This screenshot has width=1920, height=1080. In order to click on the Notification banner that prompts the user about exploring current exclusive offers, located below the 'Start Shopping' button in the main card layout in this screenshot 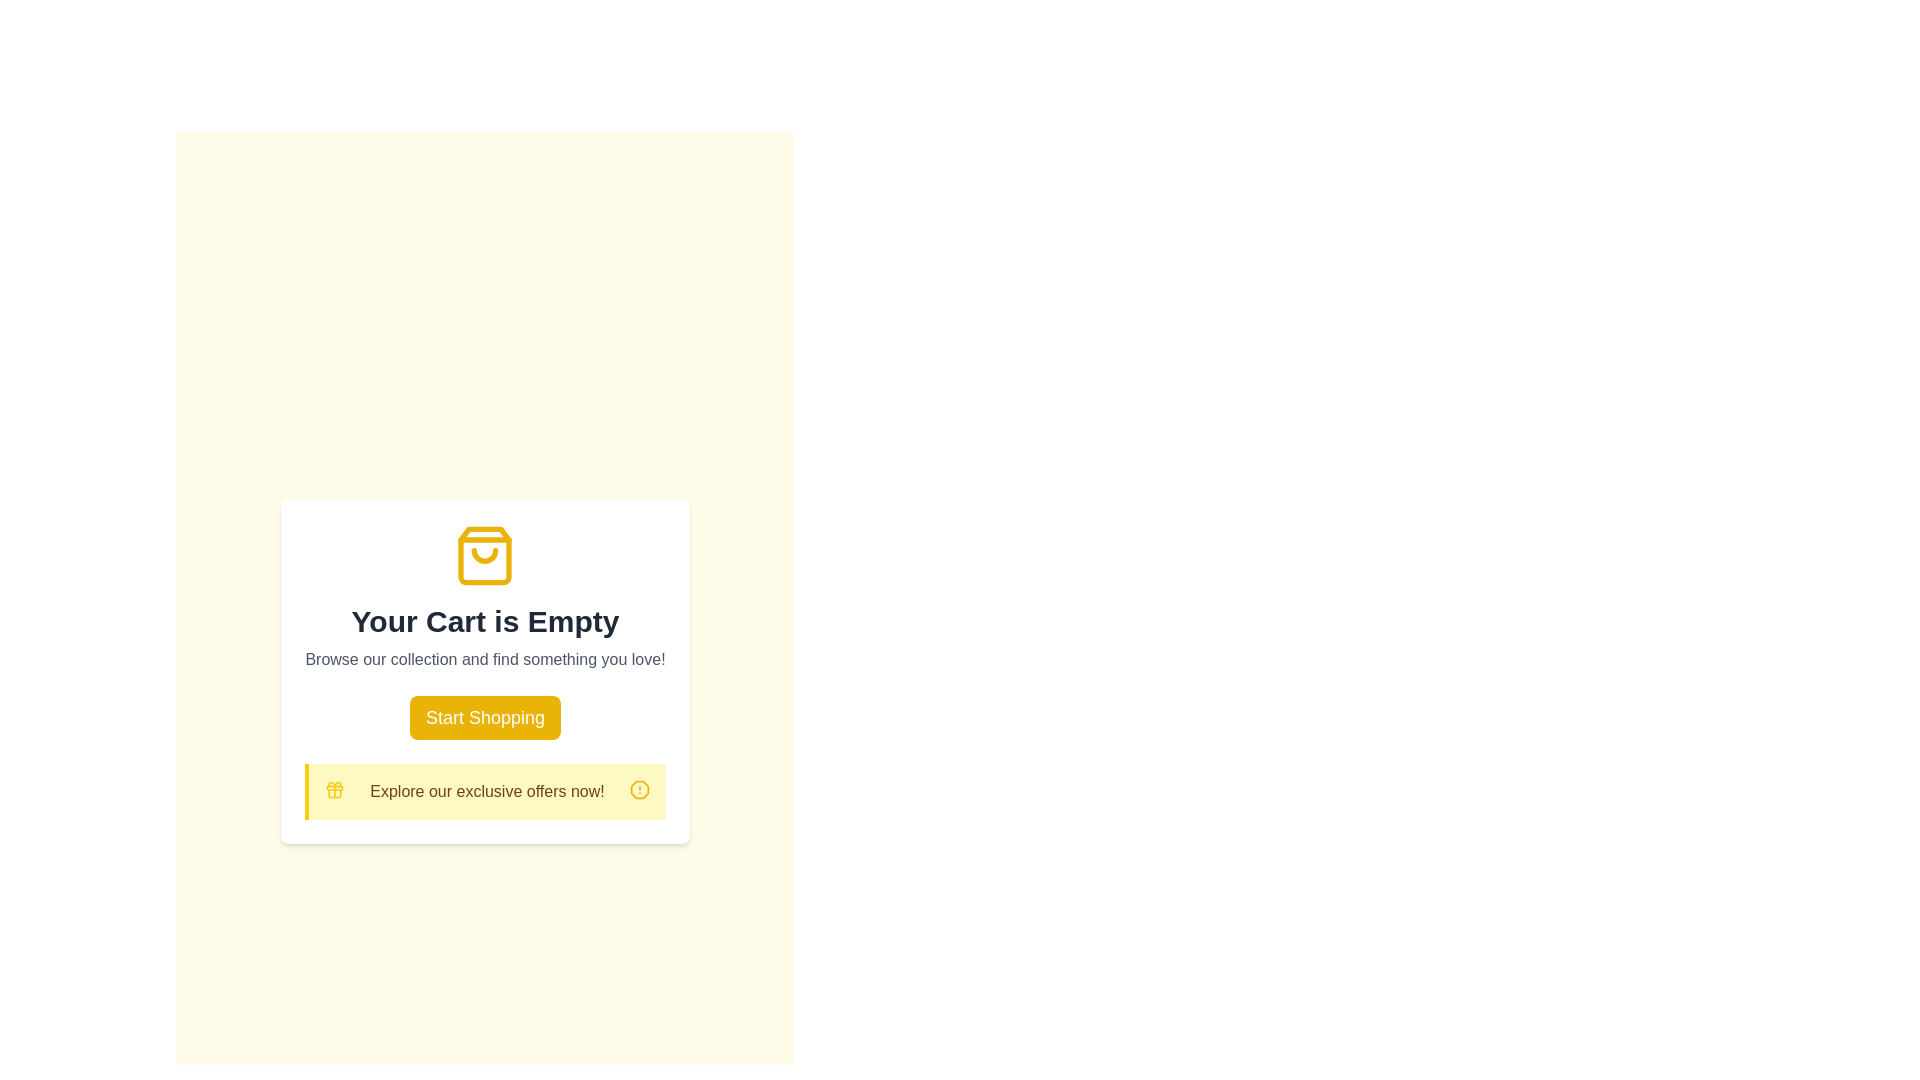, I will do `click(485, 790)`.